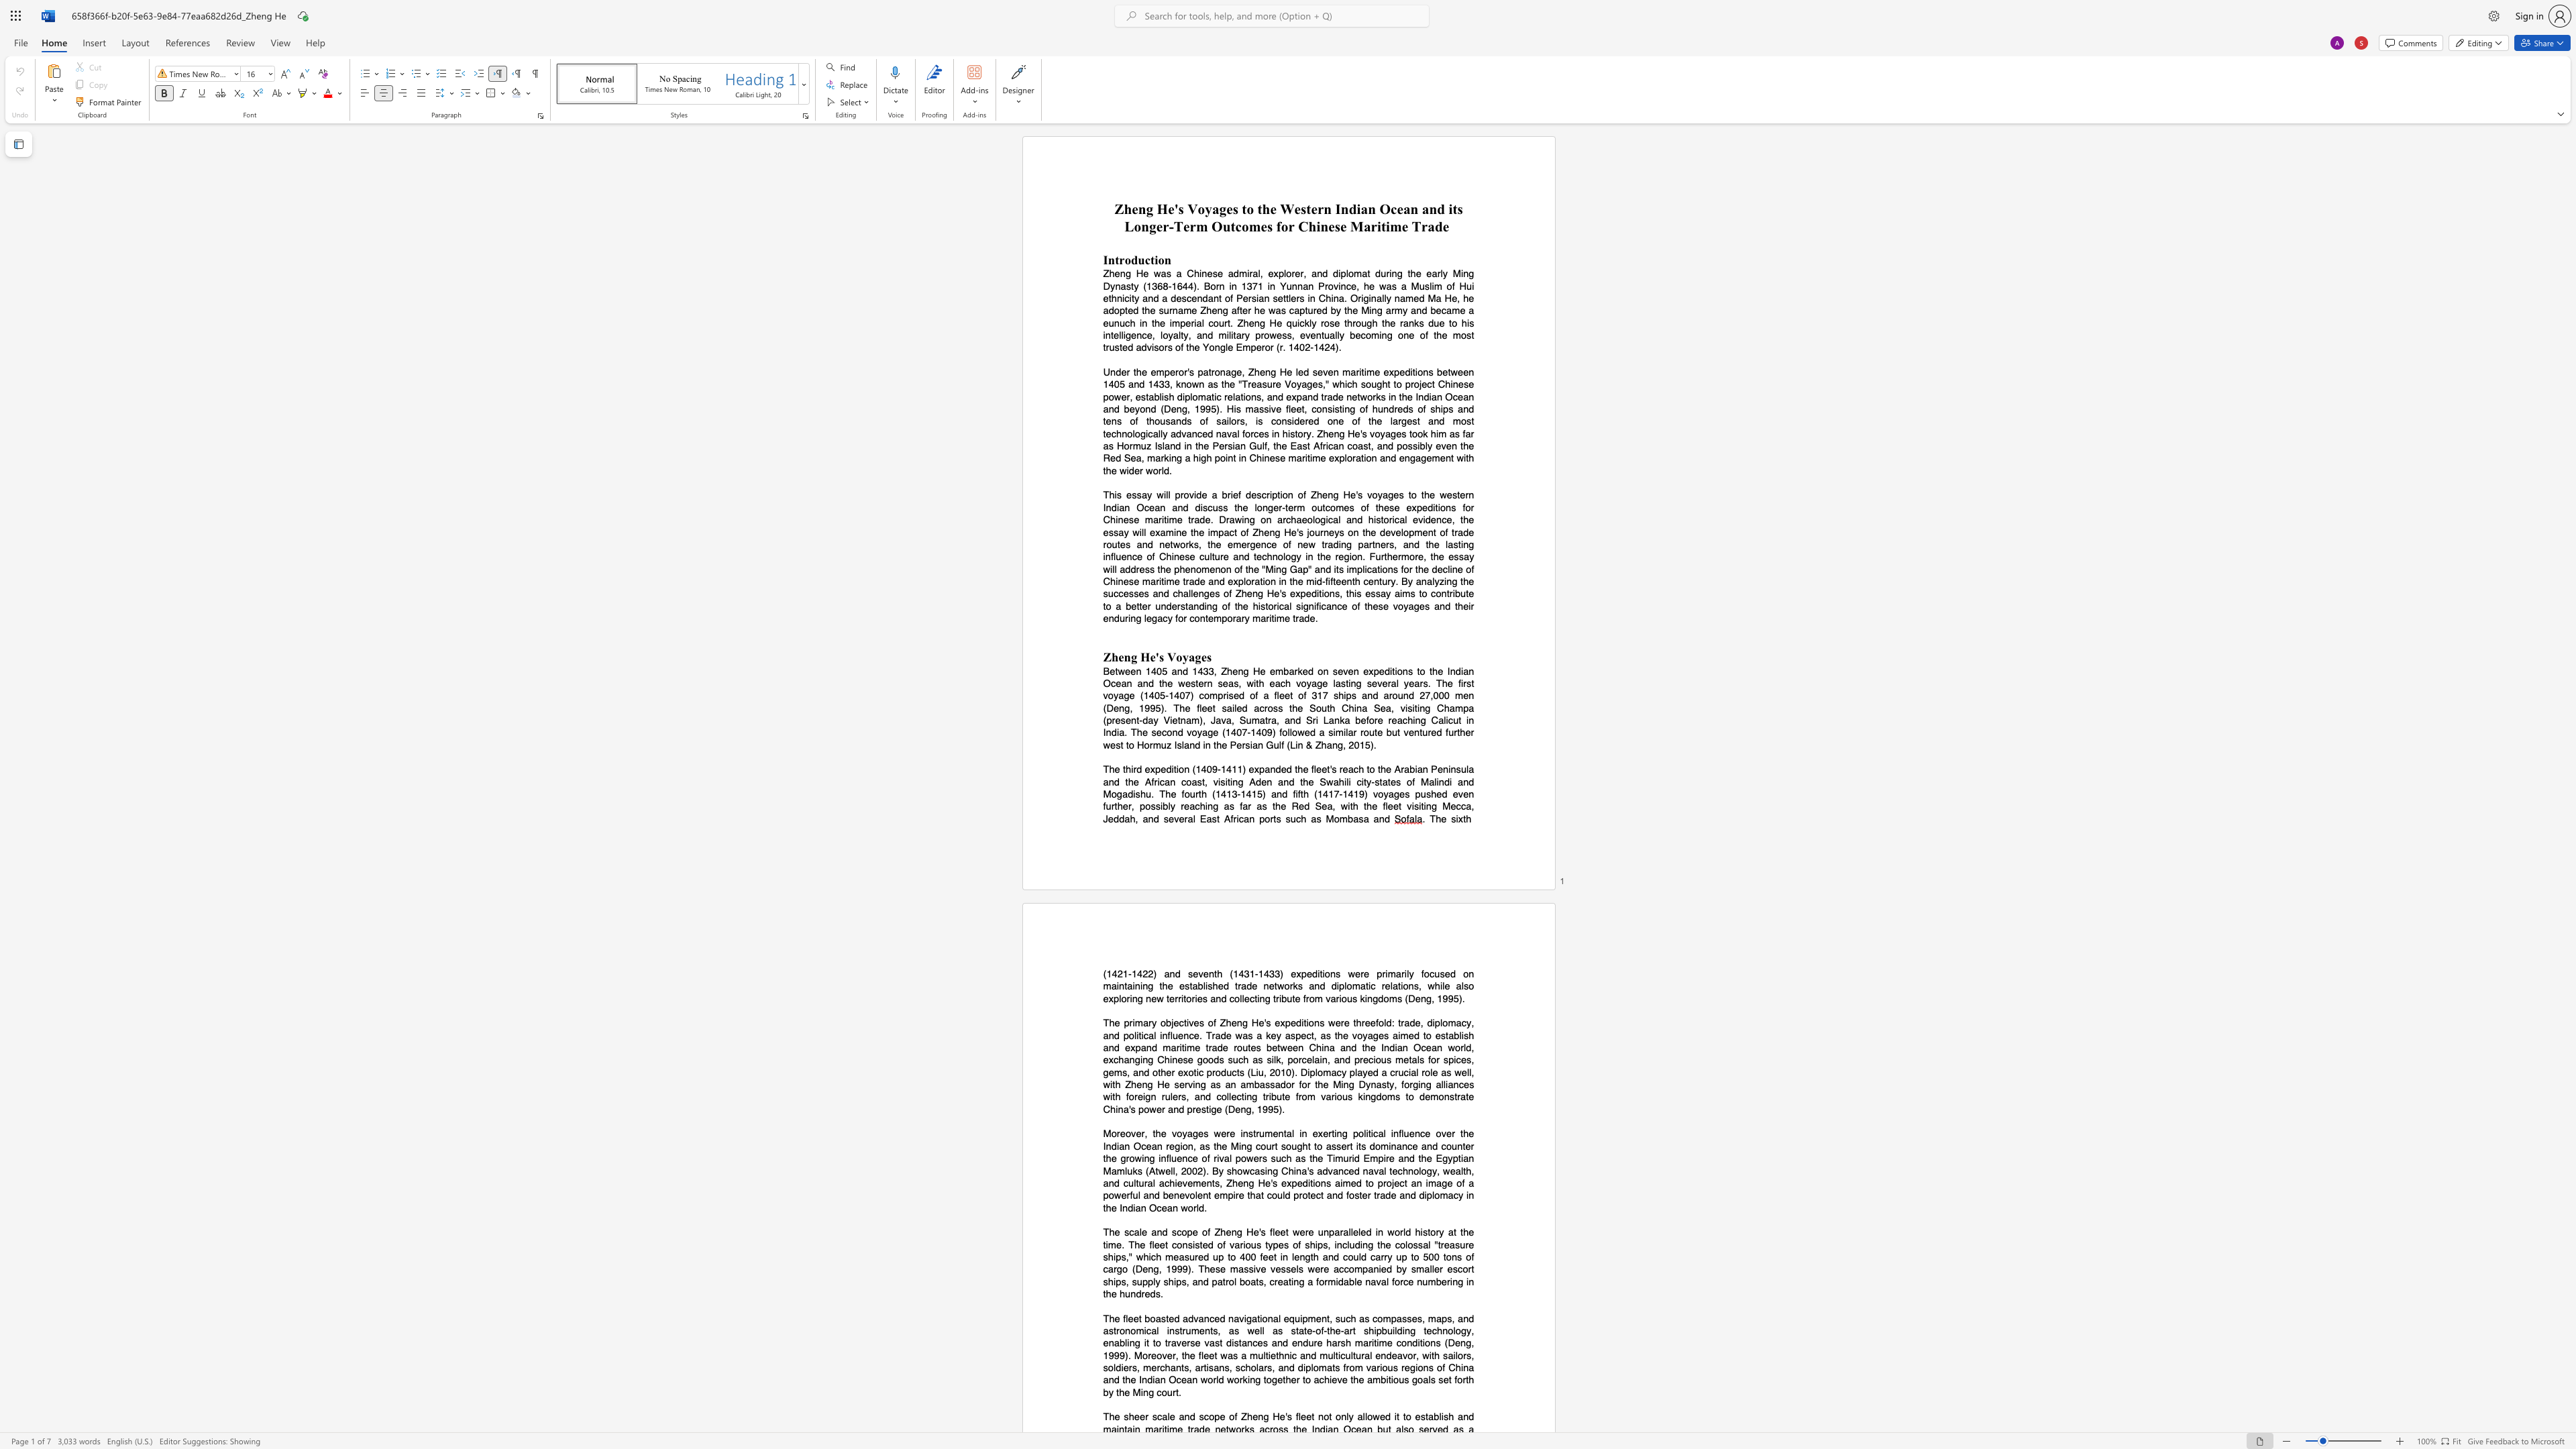 The height and width of the screenshot is (1449, 2576). I want to click on the subset text "cope of Zheng He" within the text "The sheer scale and scope of Zheng He", so click(1203, 1416).